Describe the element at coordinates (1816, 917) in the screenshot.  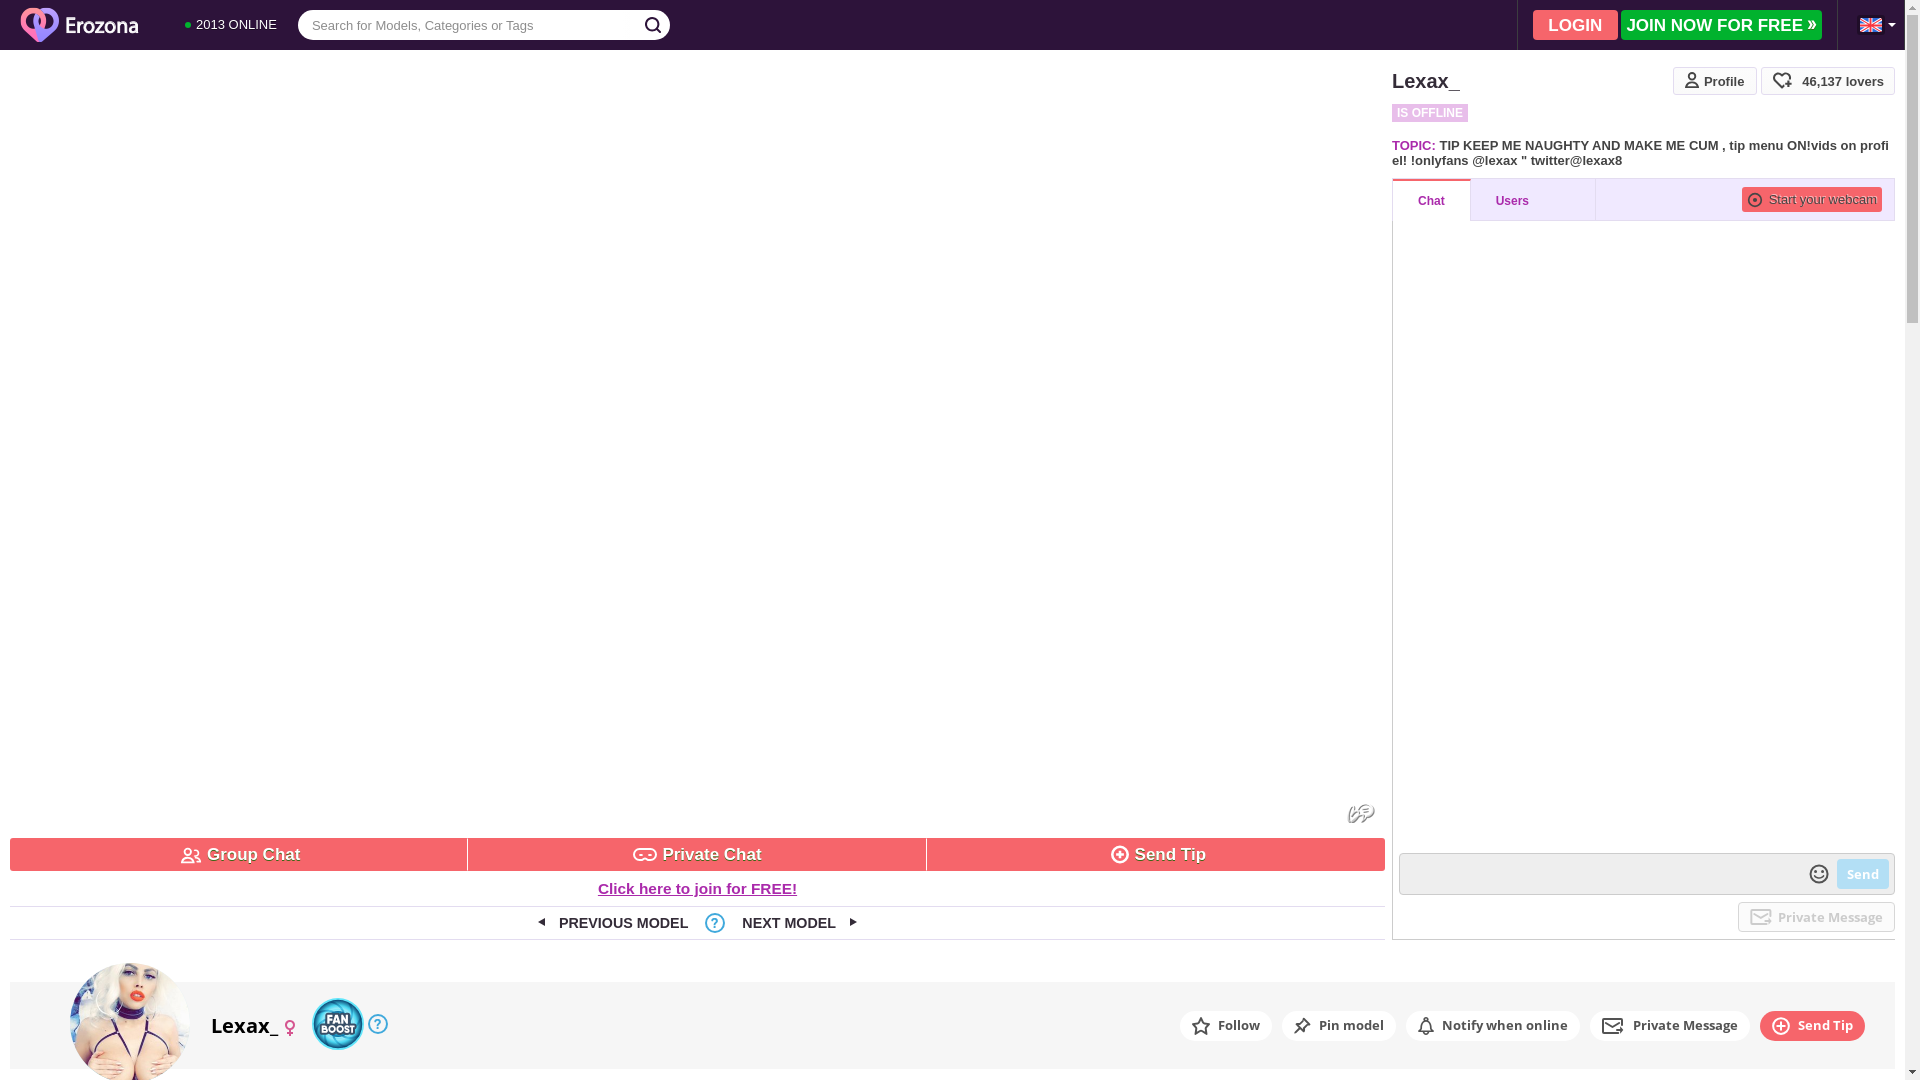
I see `'Private Message'` at that location.